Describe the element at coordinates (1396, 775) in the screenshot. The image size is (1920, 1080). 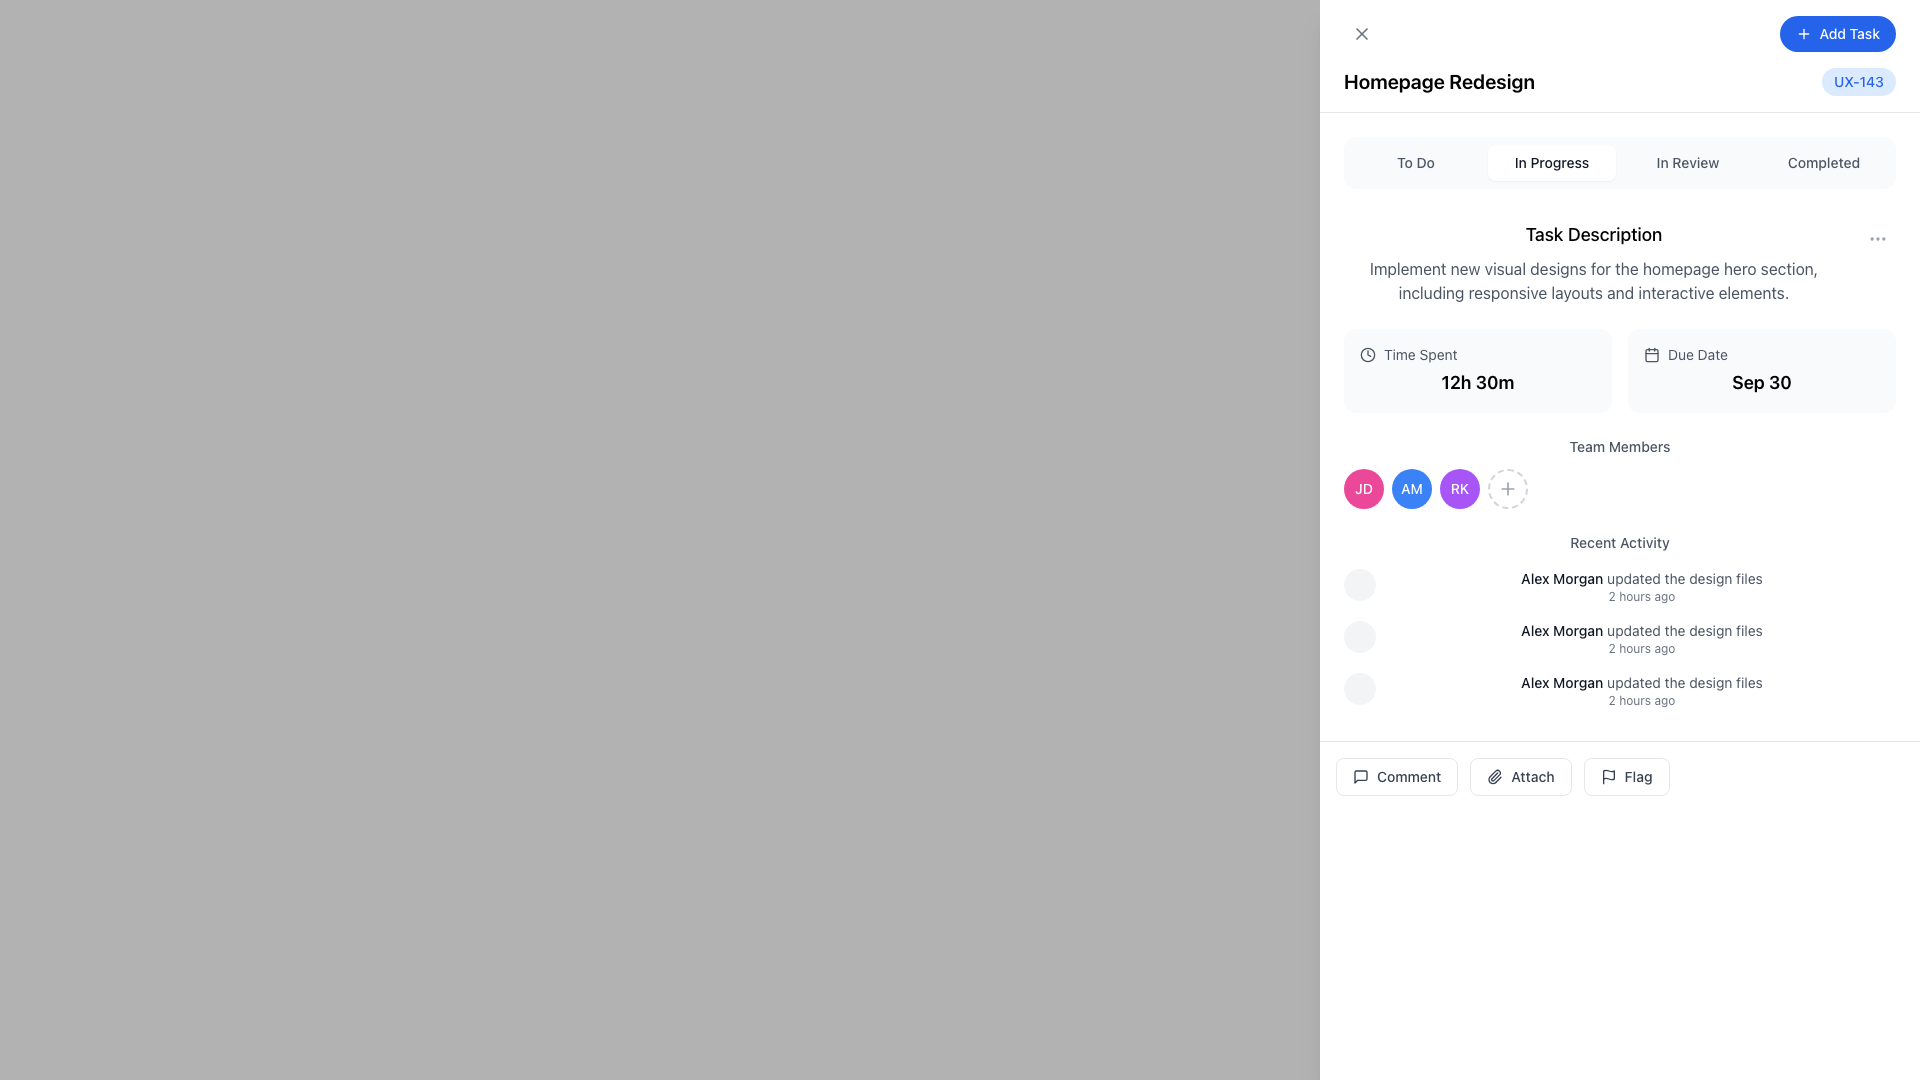
I see `the keyboard interaction on the first button in the horizontal group located under the 'Recent Activity' list` at that location.